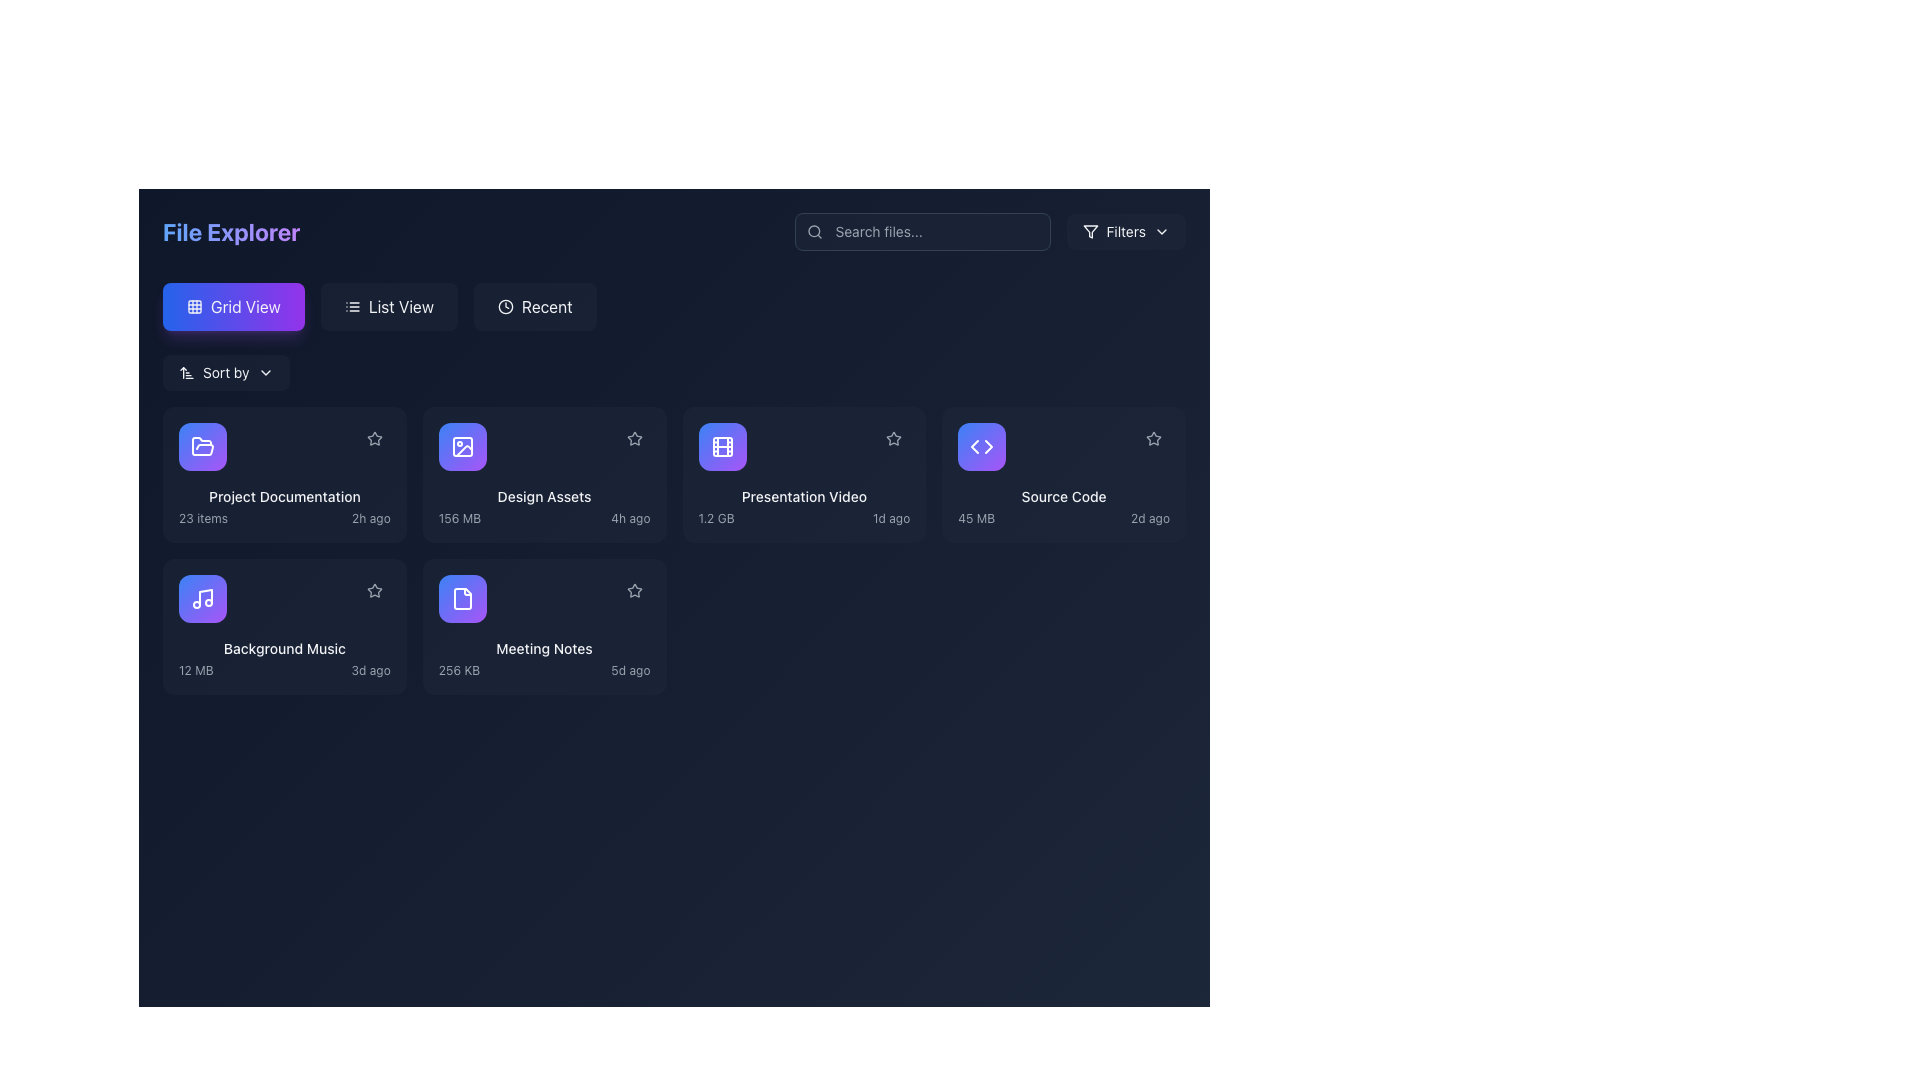 The image size is (1920, 1080). What do you see at coordinates (633, 589) in the screenshot?
I see `the interactive star icon element located at the bottom-right corner of the 'Meeting Notes' card` at bounding box center [633, 589].